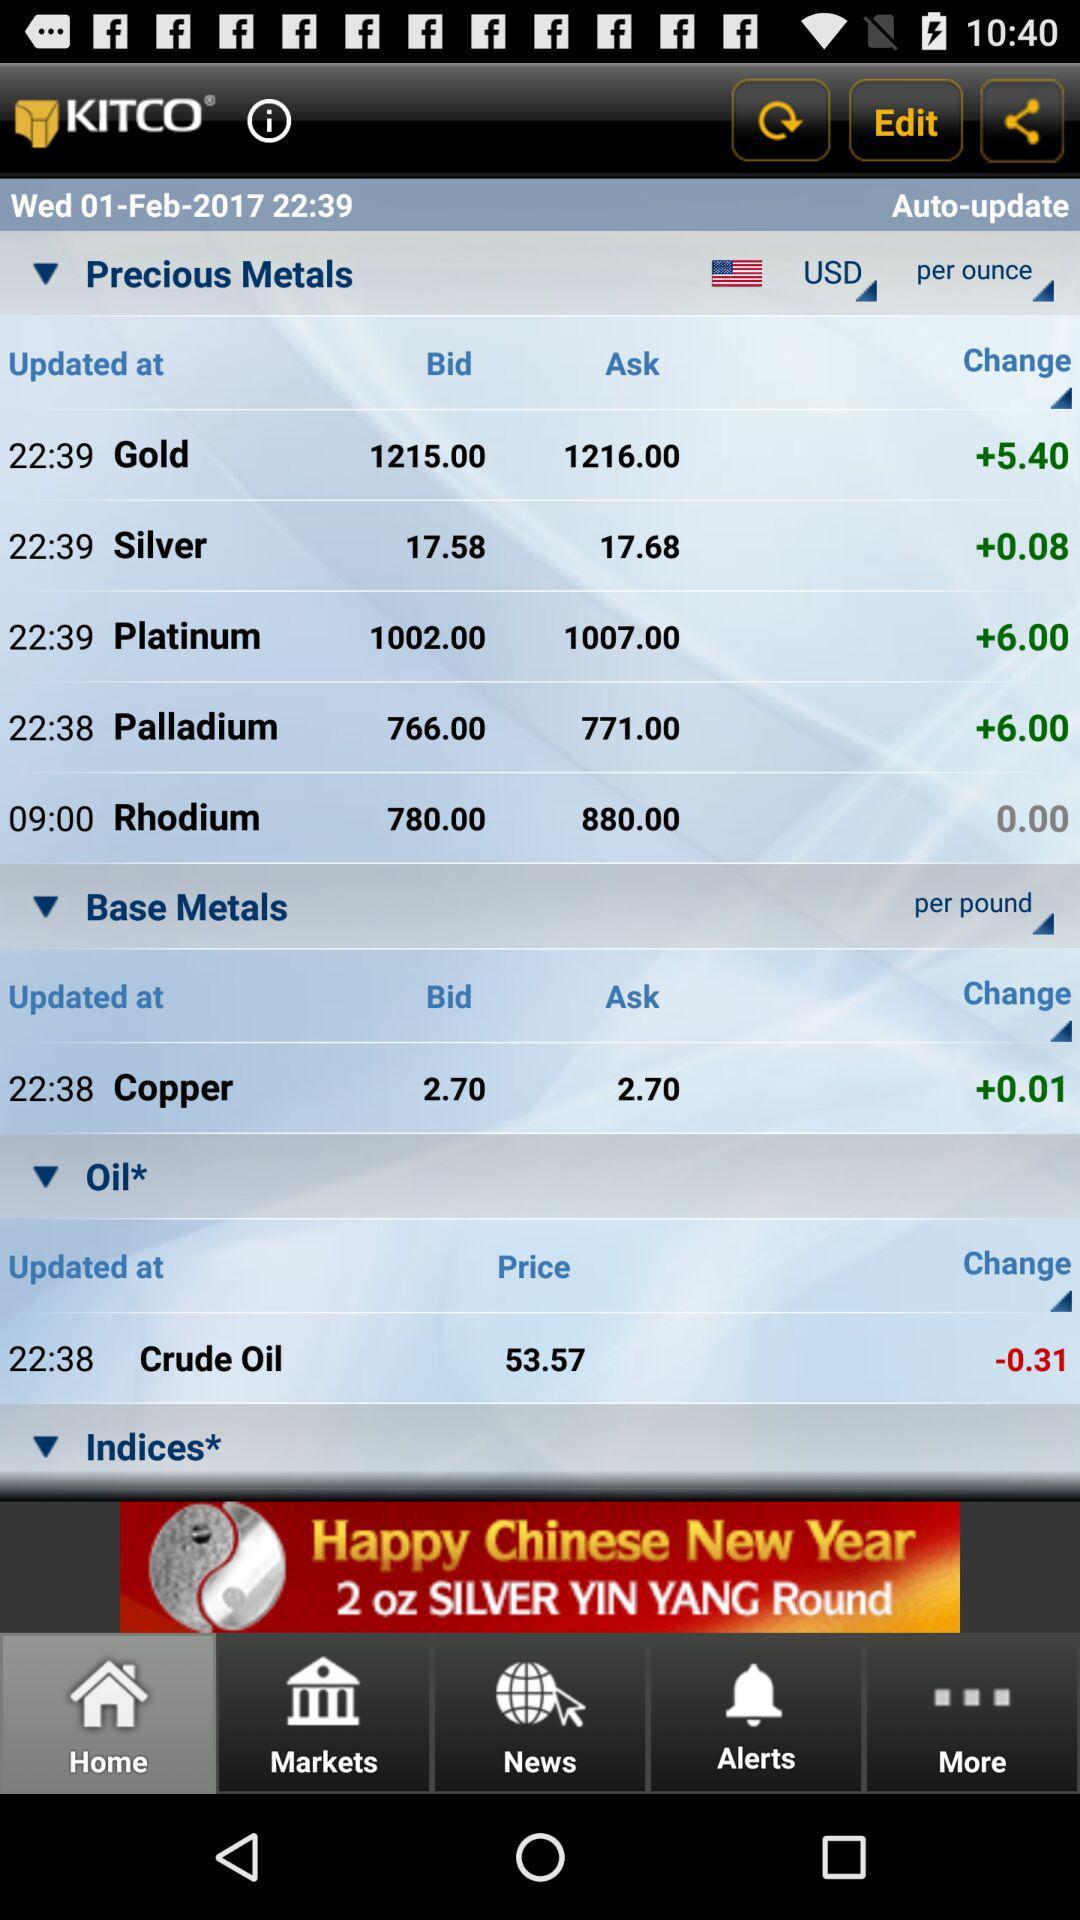 This screenshot has height=1920, width=1080. What do you see at coordinates (1022, 119) in the screenshot?
I see `share this page` at bounding box center [1022, 119].